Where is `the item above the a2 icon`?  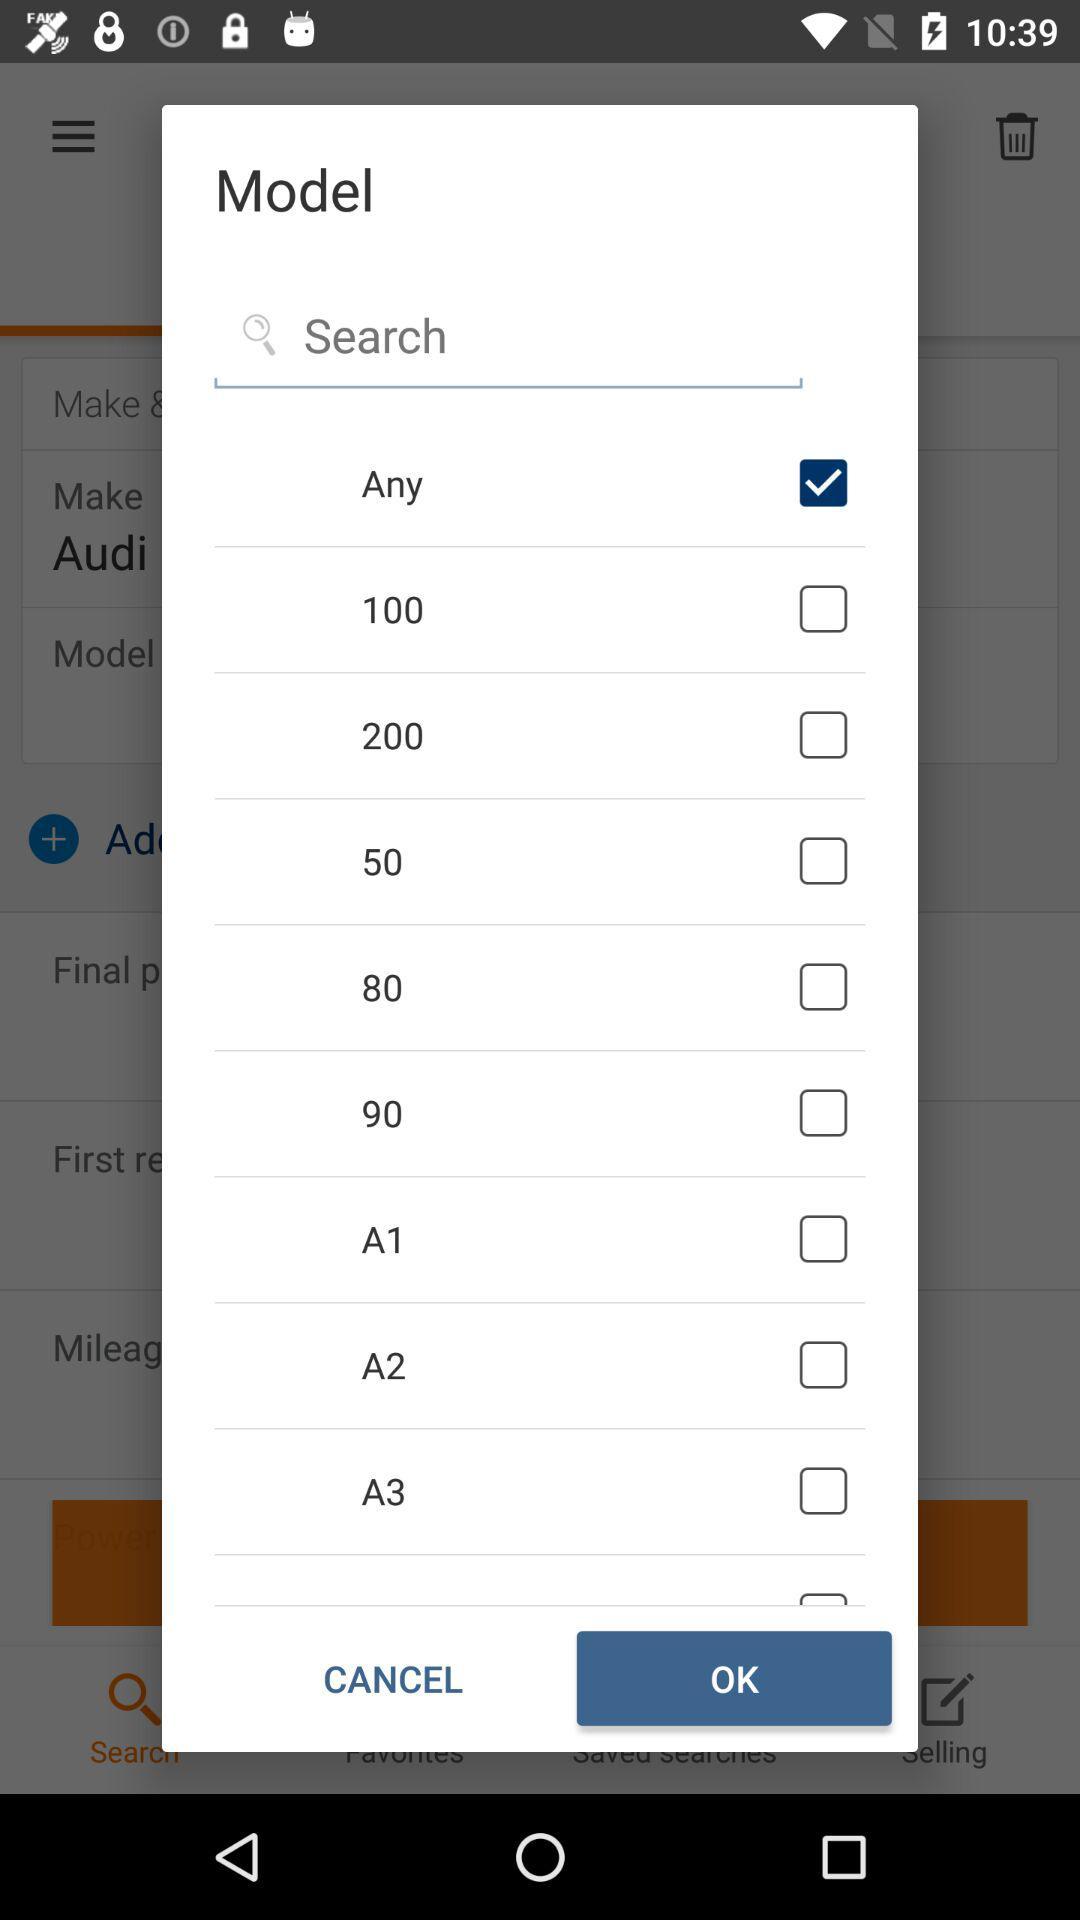
the item above the a2 icon is located at coordinates (576, 1237).